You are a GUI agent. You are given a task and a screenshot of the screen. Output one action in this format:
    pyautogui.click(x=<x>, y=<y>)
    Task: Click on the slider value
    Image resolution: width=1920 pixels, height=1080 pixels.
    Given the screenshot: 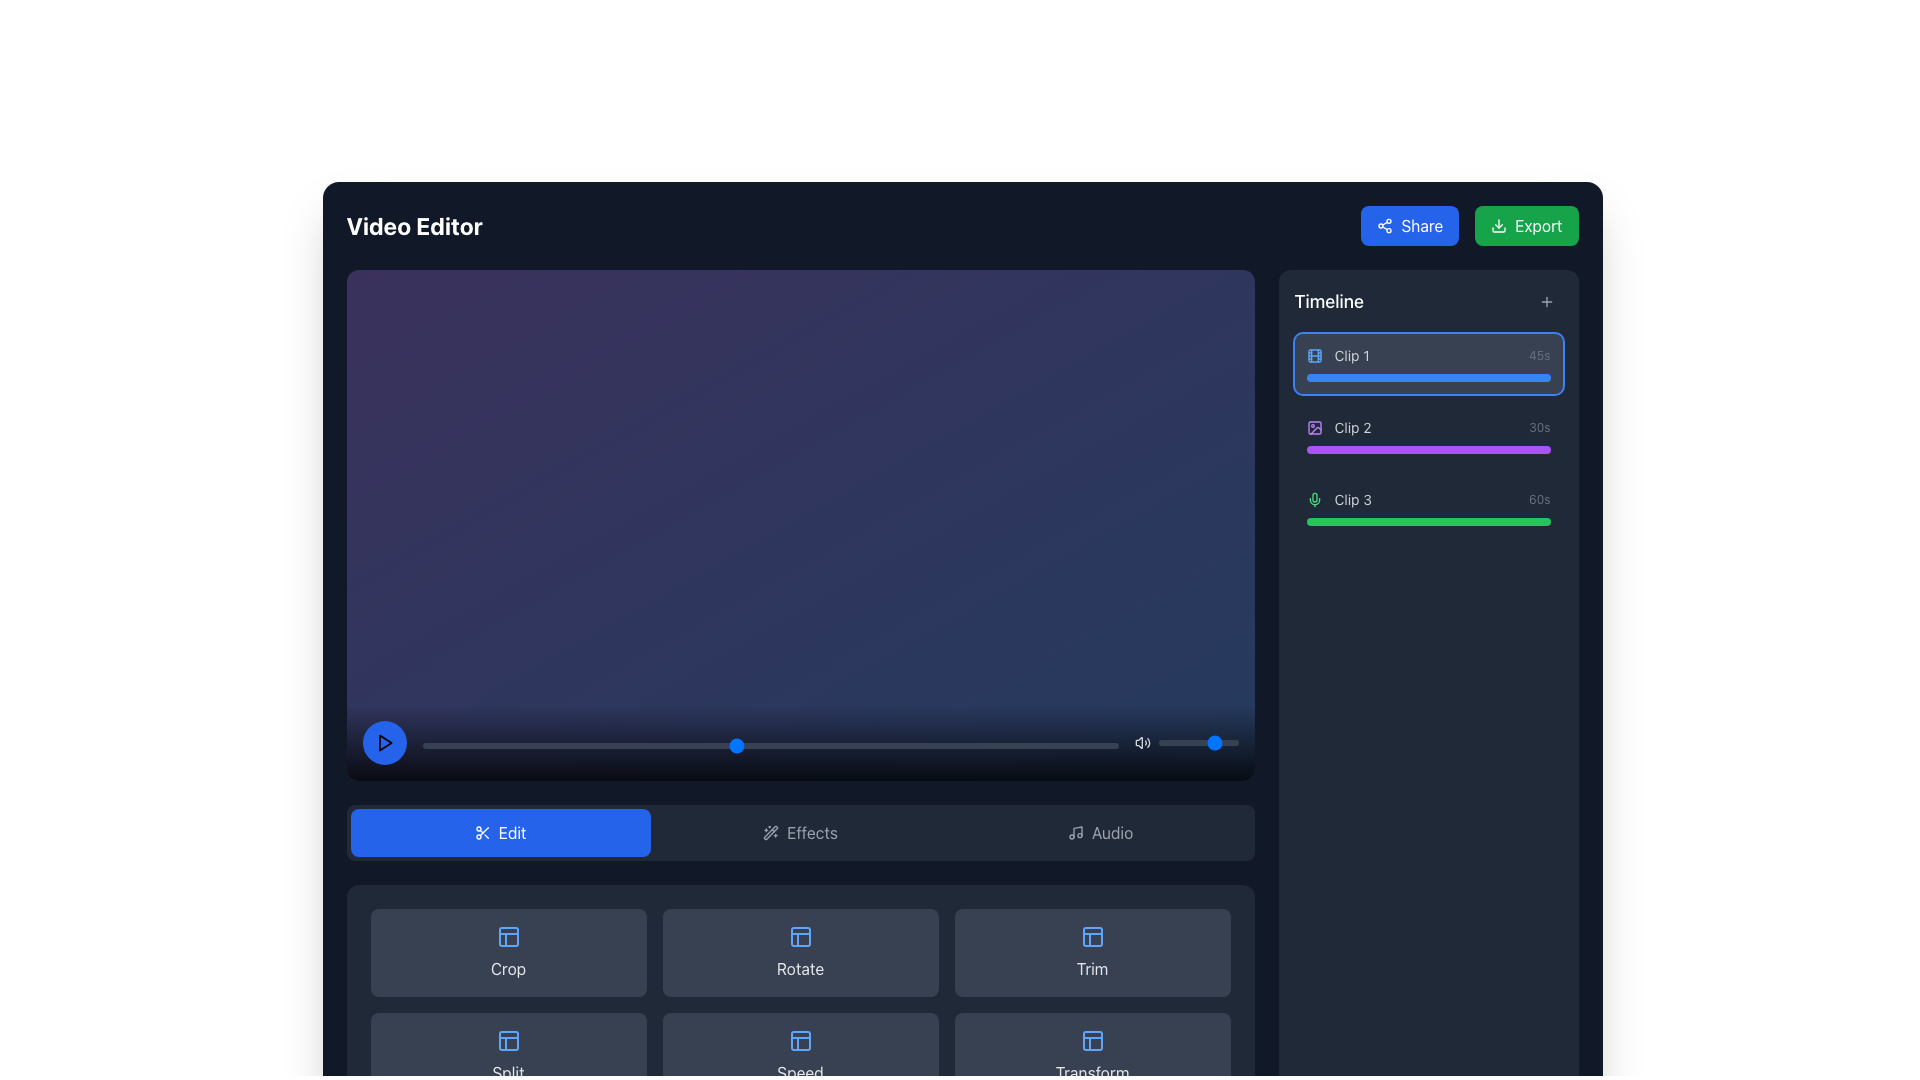 What is the action you would take?
    pyautogui.click(x=499, y=744)
    